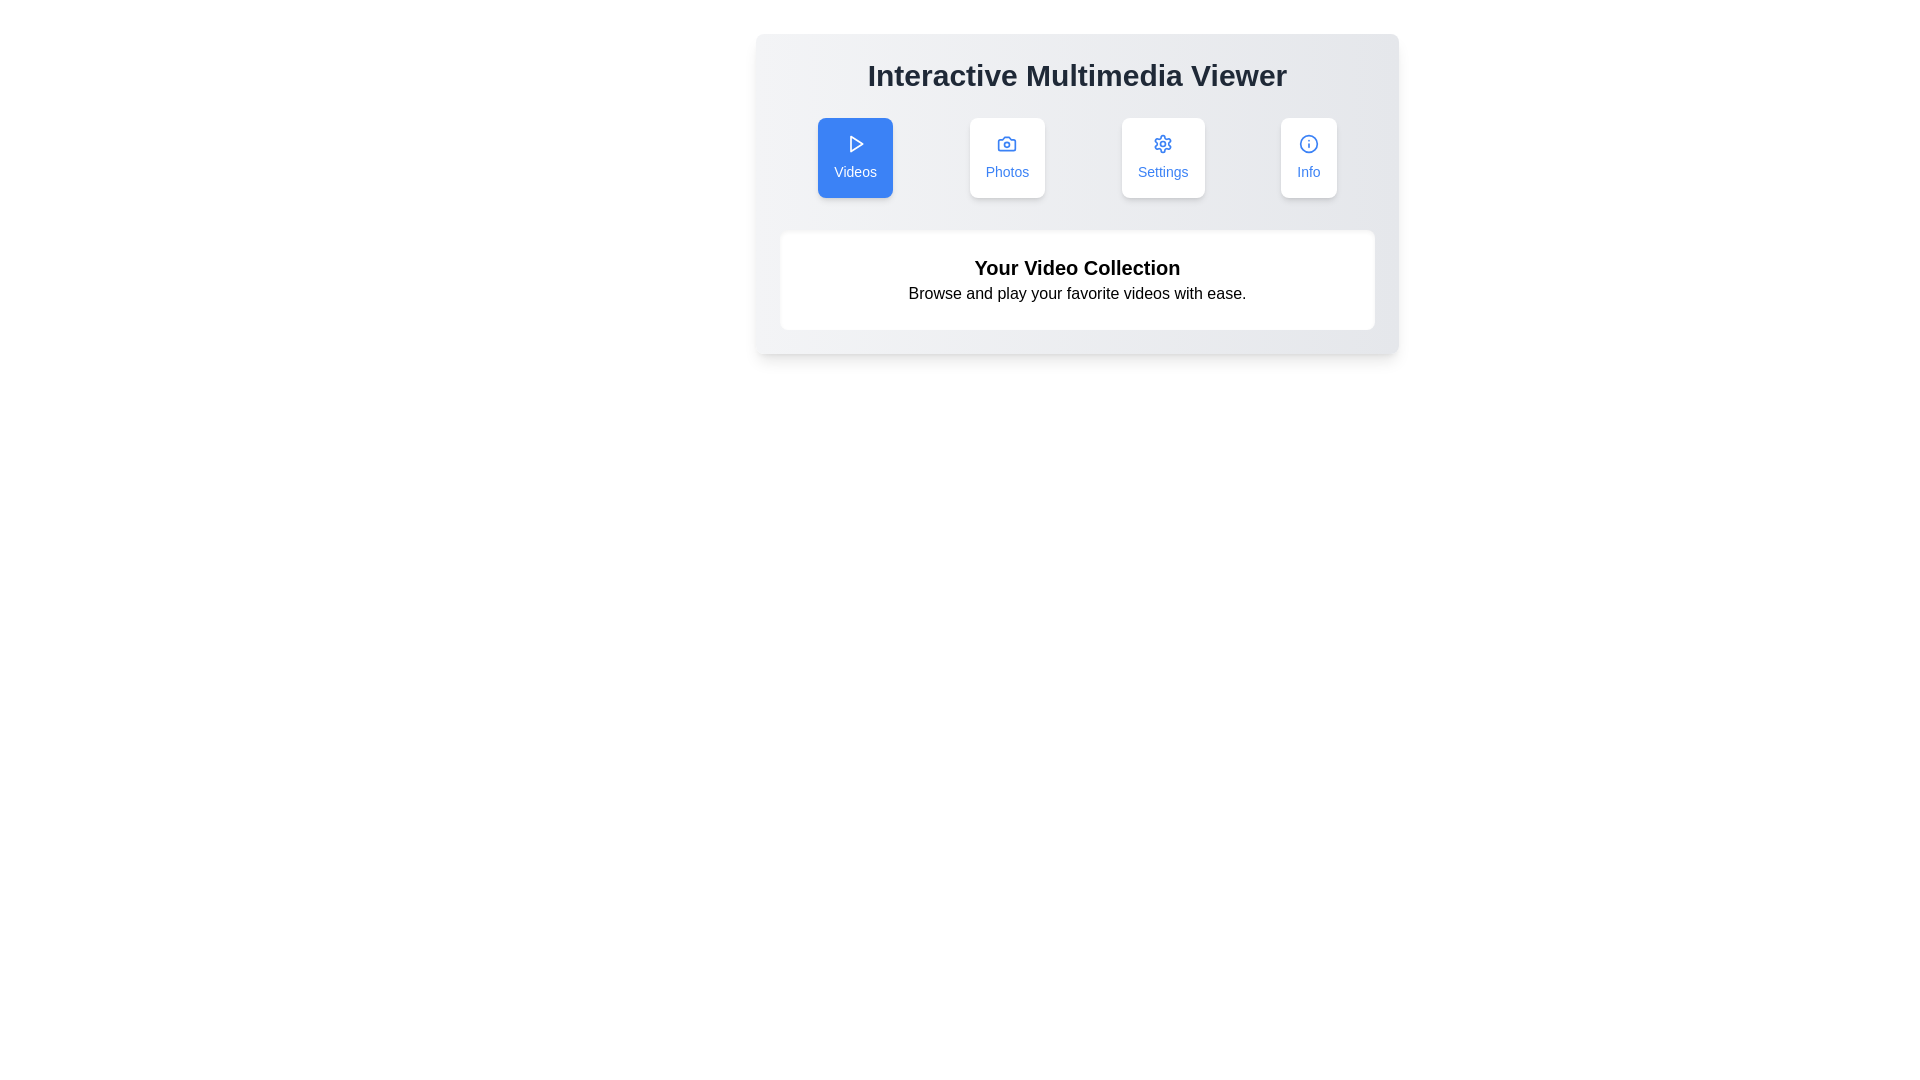 This screenshot has height=1080, width=1920. What do you see at coordinates (856, 142) in the screenshot?
I see `the triangular play icon located inside the blue circular button labeled 'Videos', which is the first button in a row of four at the upper section of the interface` at bounding box center [856, 142].